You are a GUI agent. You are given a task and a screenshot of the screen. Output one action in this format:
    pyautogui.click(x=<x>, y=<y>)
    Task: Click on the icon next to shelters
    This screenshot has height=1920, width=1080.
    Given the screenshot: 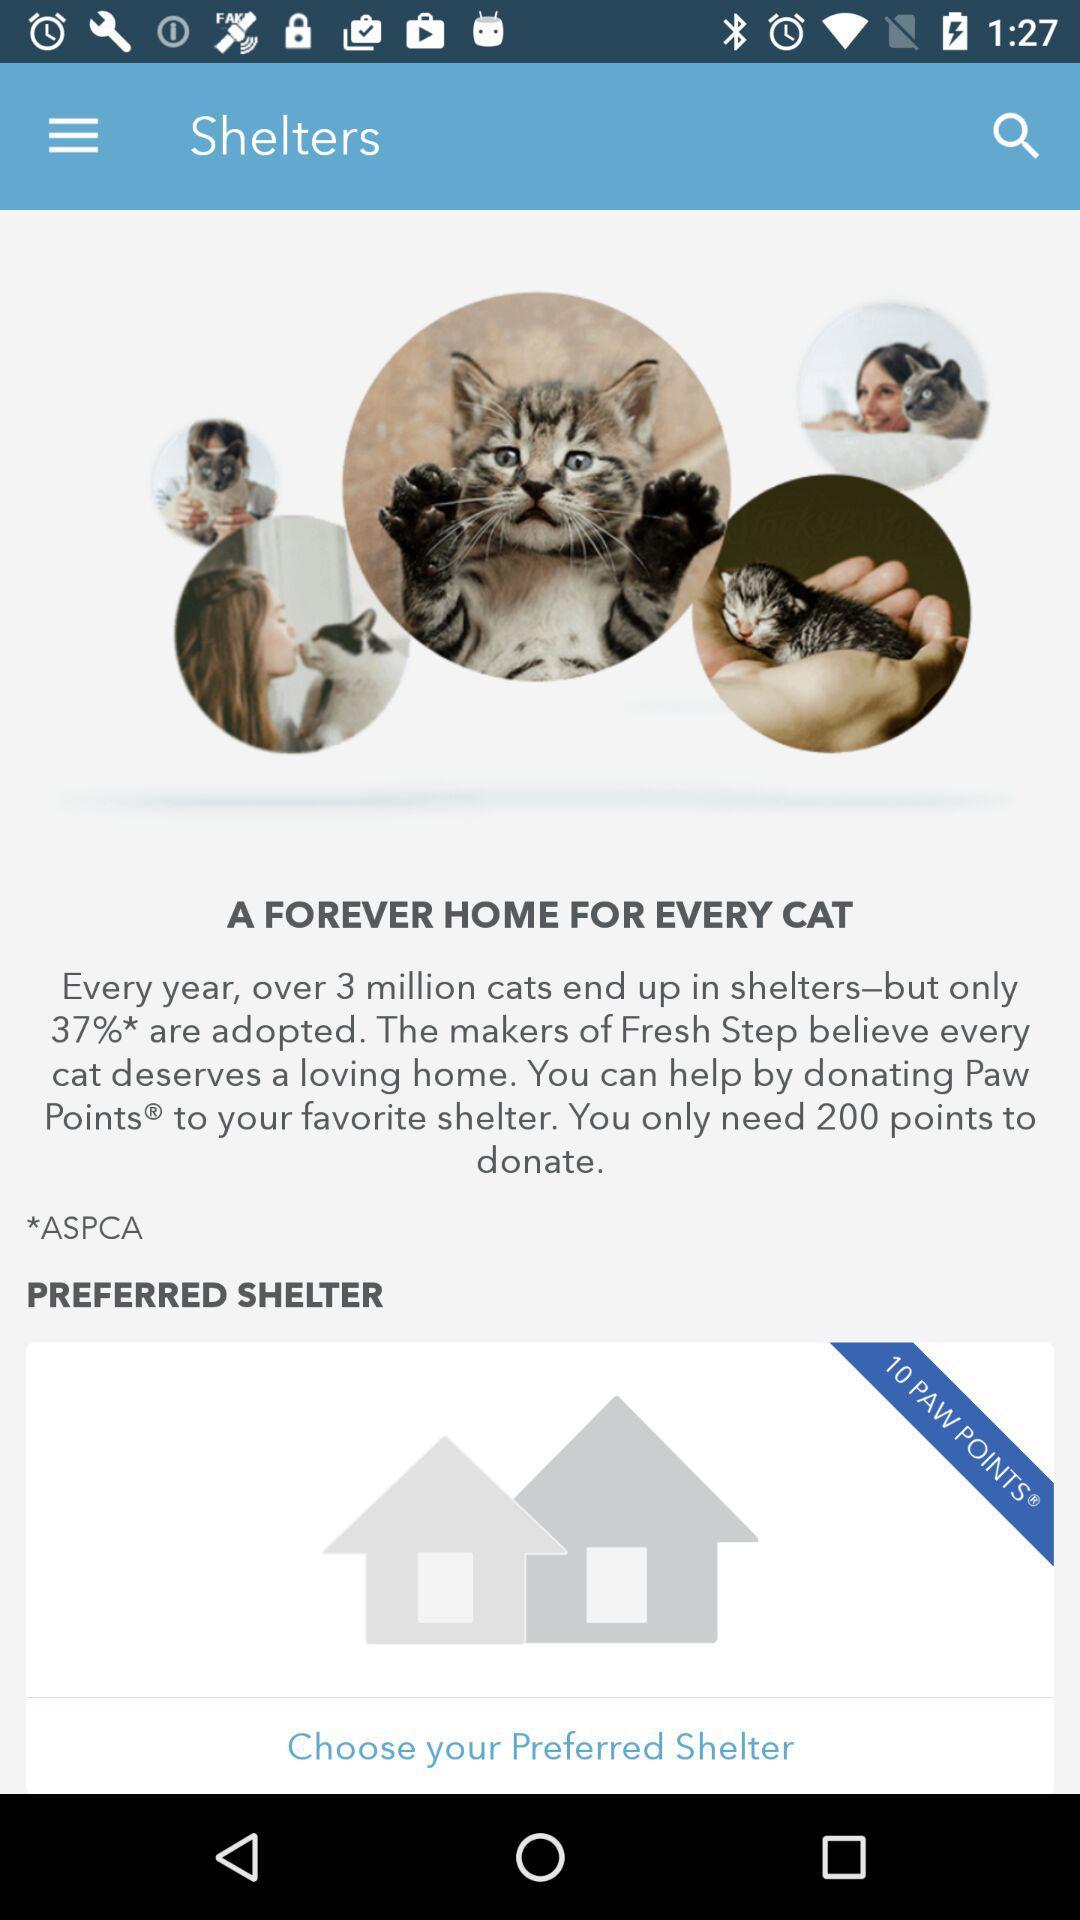 What is the action you would take?
    pyautogui.click(x=72, y=135)
    